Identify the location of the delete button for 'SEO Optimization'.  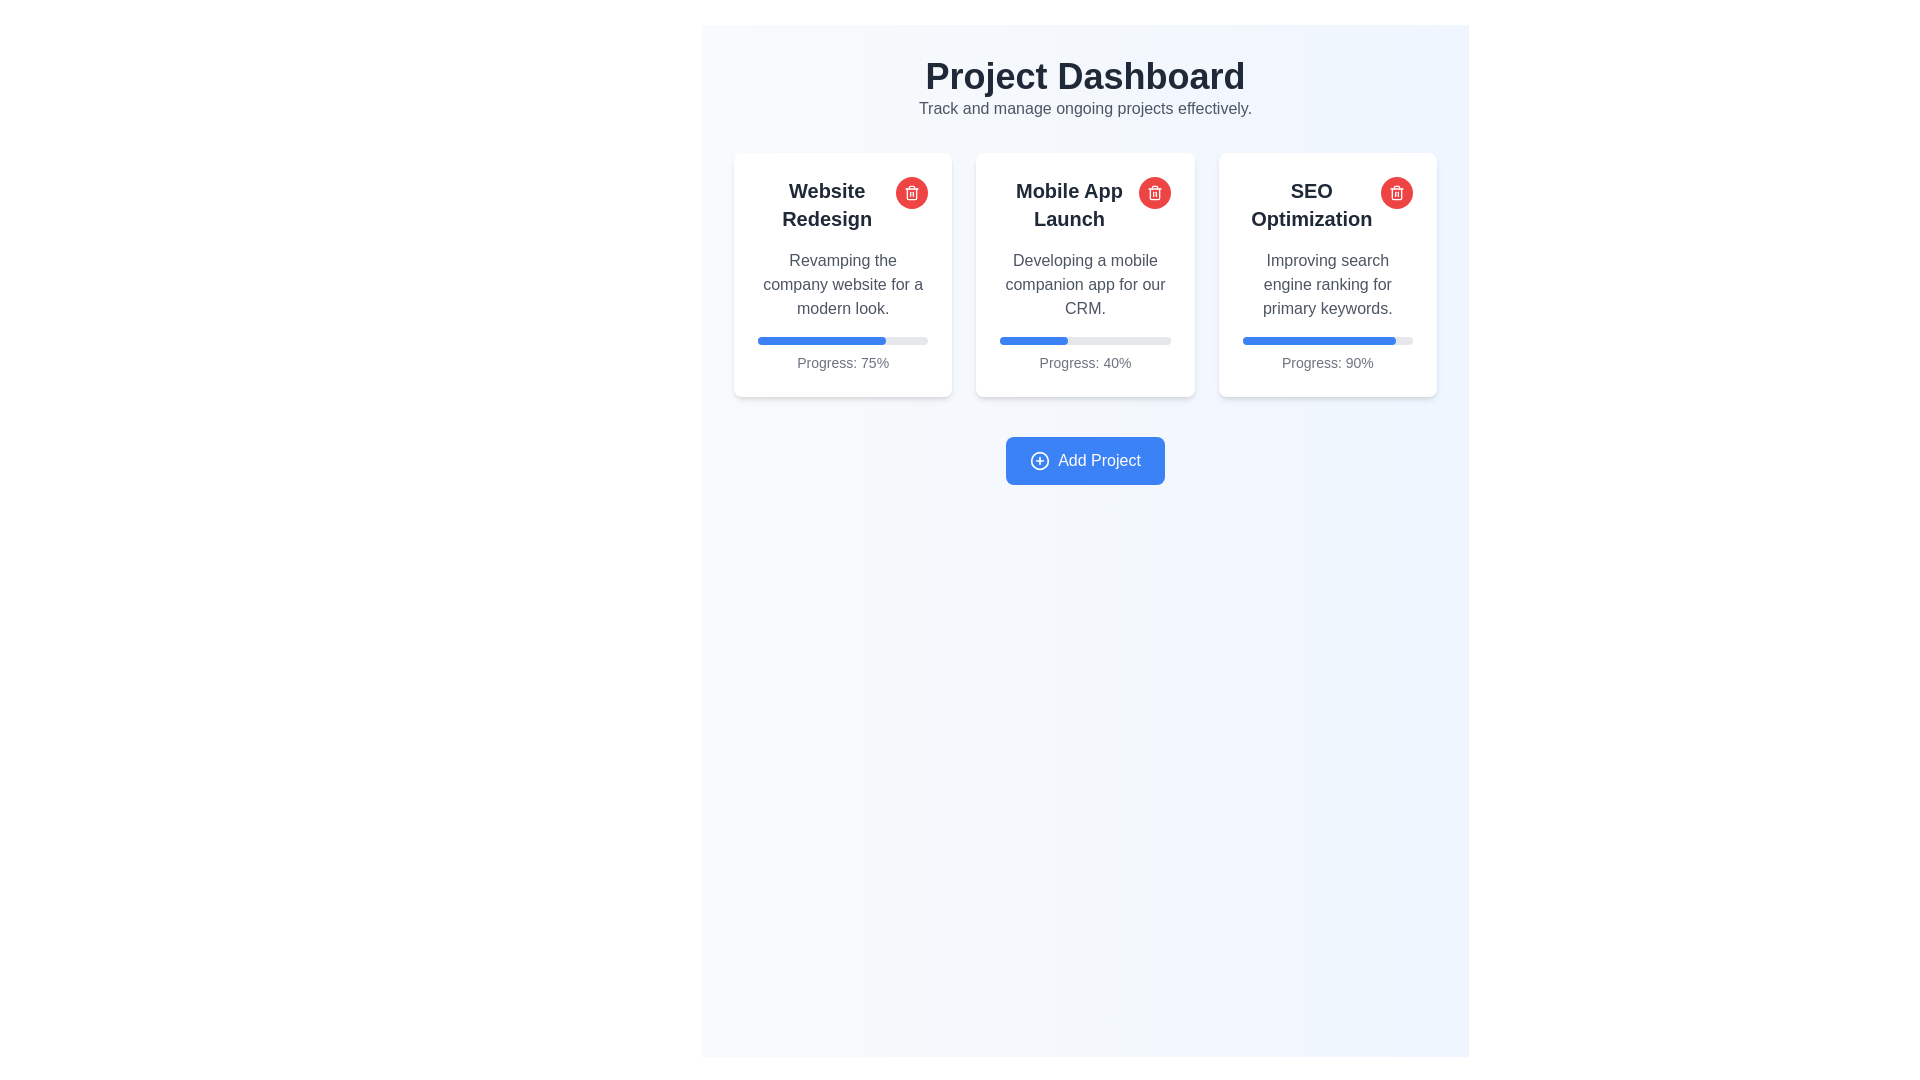
(1395, 192).